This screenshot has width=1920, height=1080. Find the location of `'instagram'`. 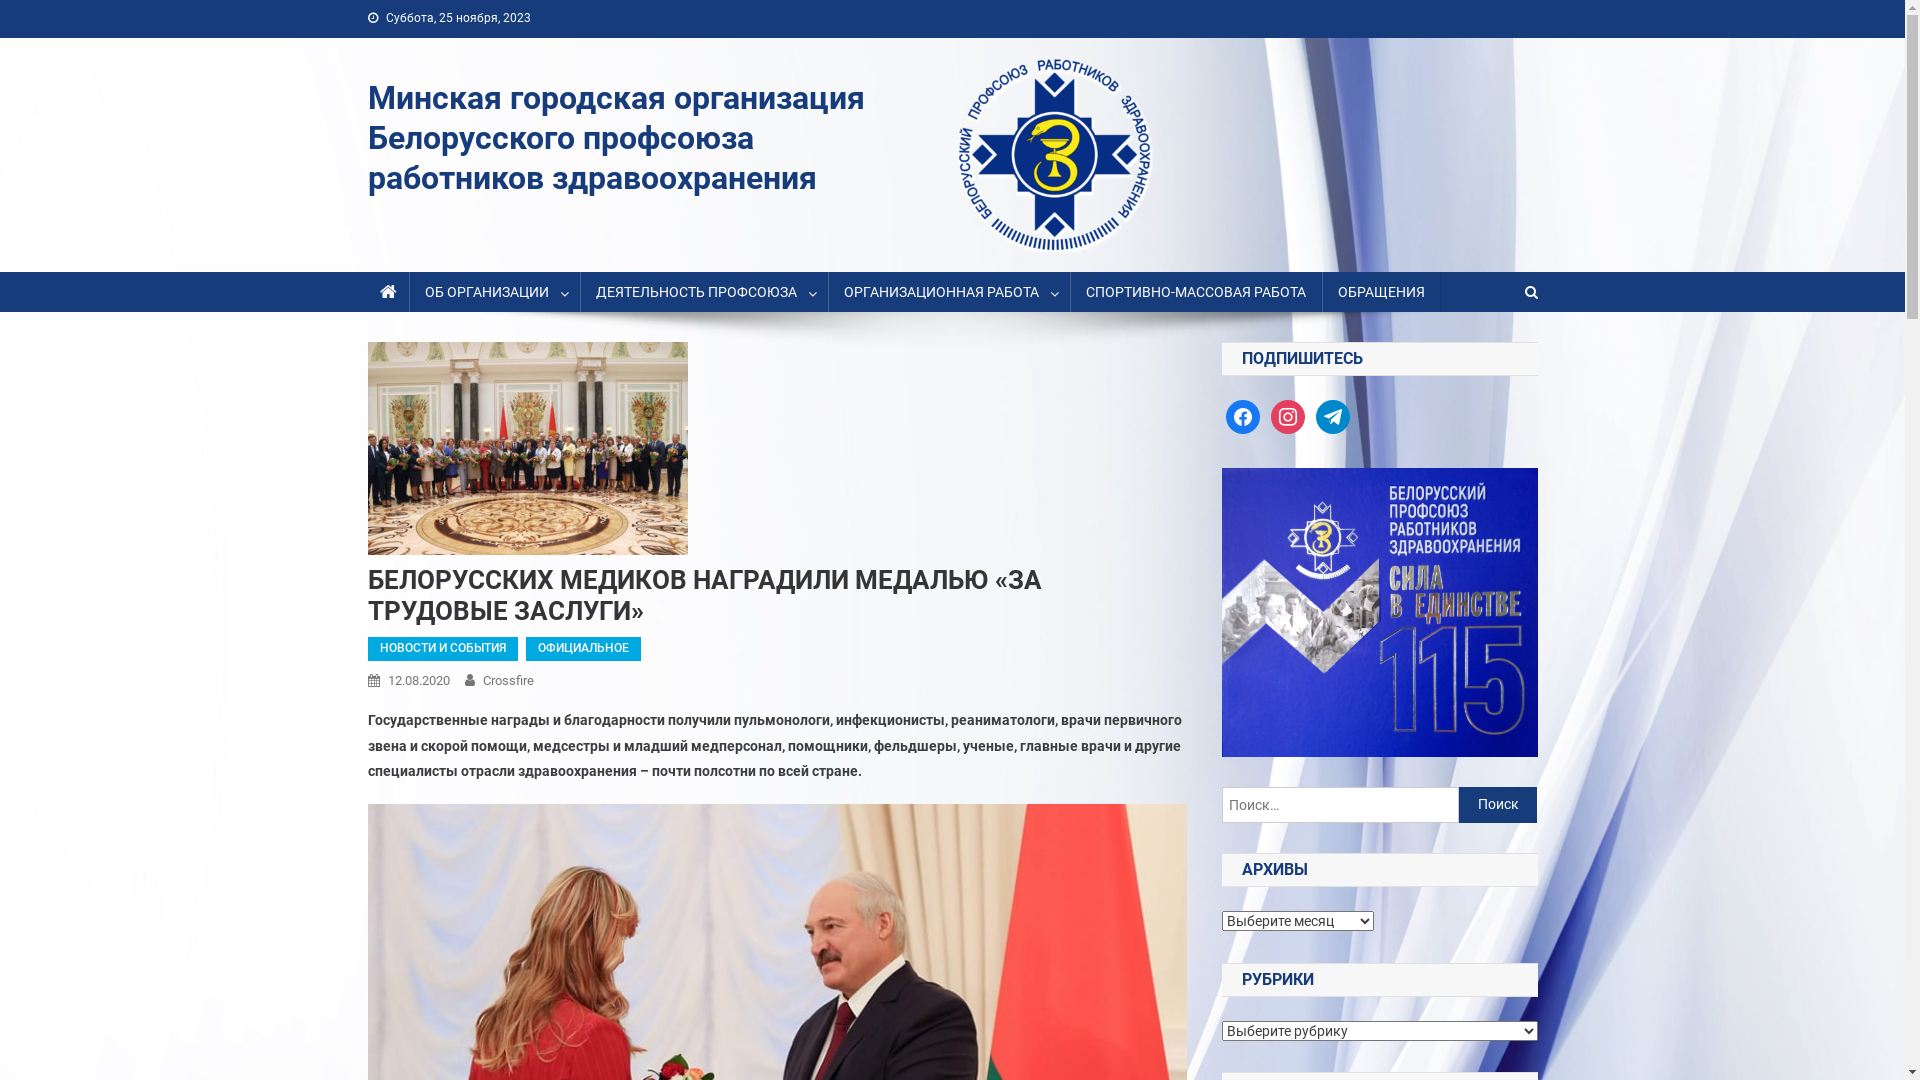

'instagram' is located at coordinates (1287, 415).